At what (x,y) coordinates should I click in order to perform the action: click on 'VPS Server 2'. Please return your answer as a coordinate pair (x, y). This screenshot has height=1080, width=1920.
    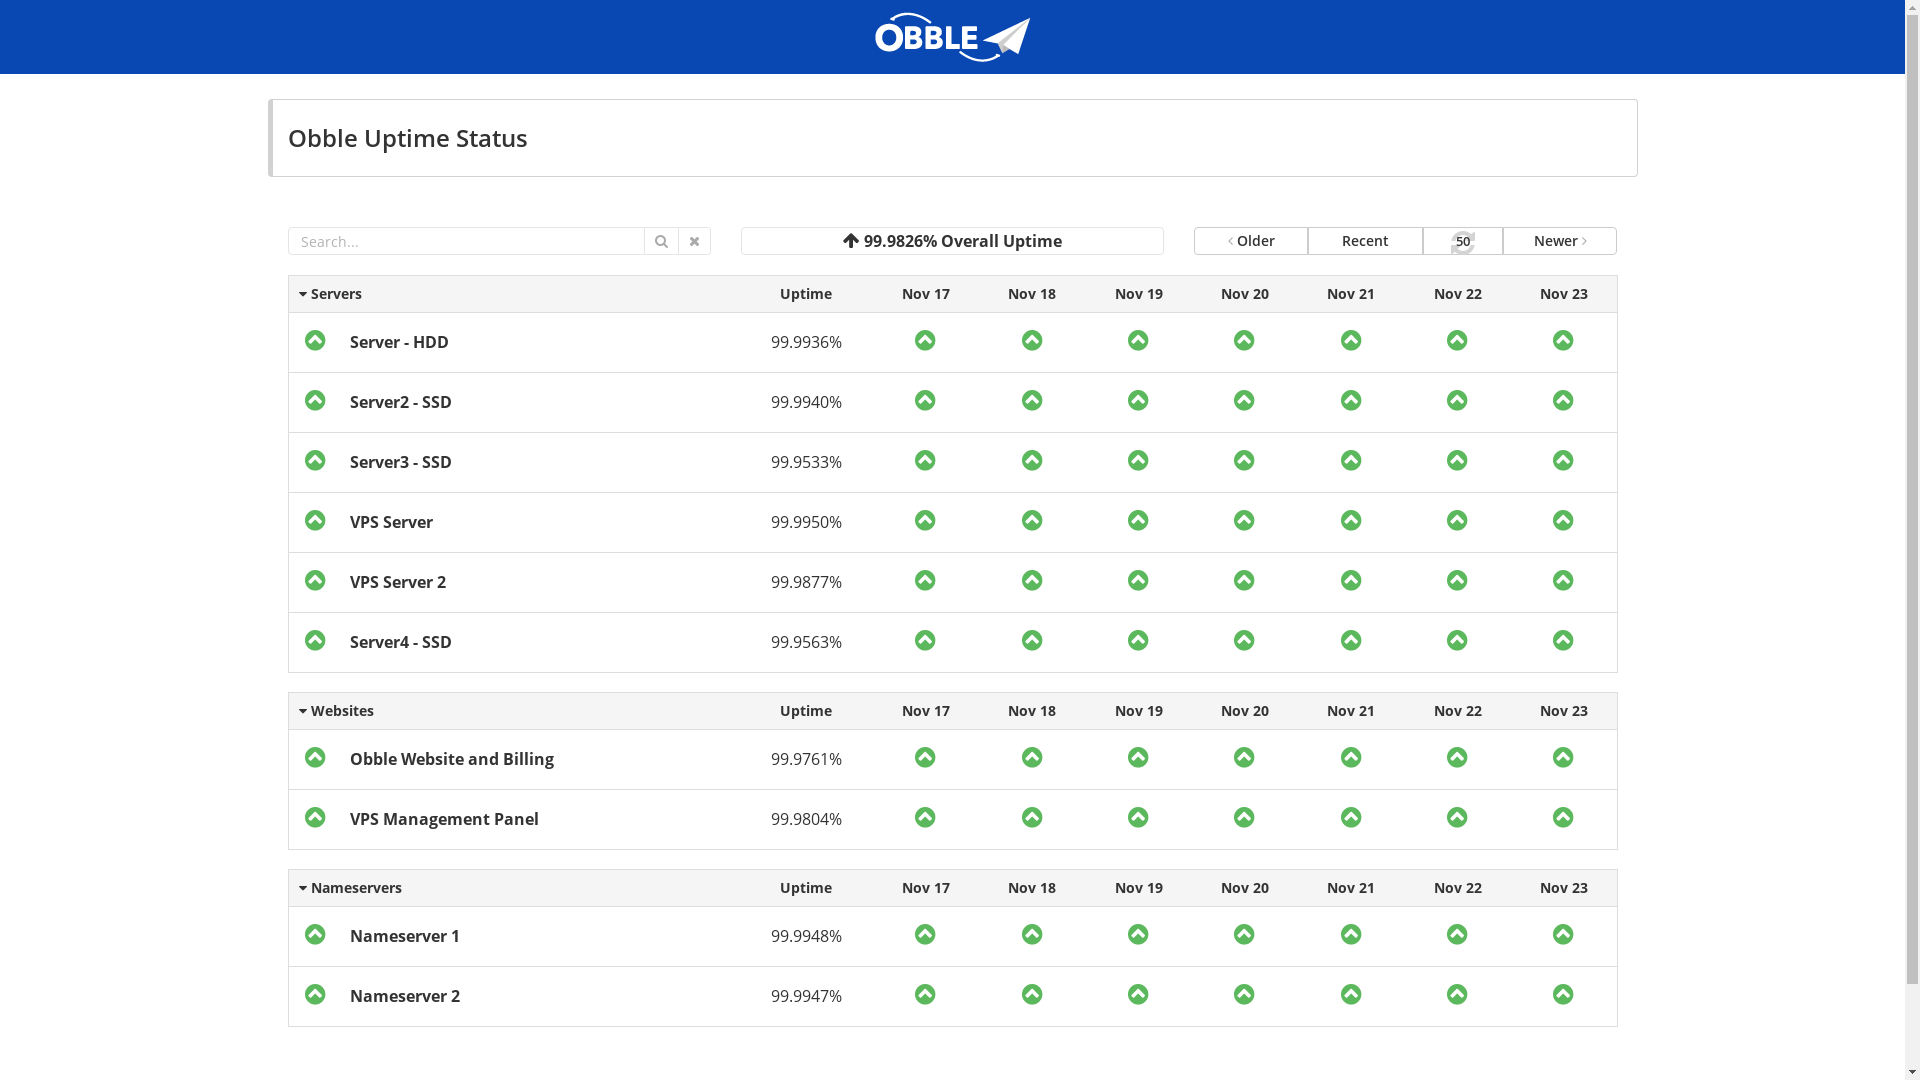
    Looking at the image, I should click on (350, 582).